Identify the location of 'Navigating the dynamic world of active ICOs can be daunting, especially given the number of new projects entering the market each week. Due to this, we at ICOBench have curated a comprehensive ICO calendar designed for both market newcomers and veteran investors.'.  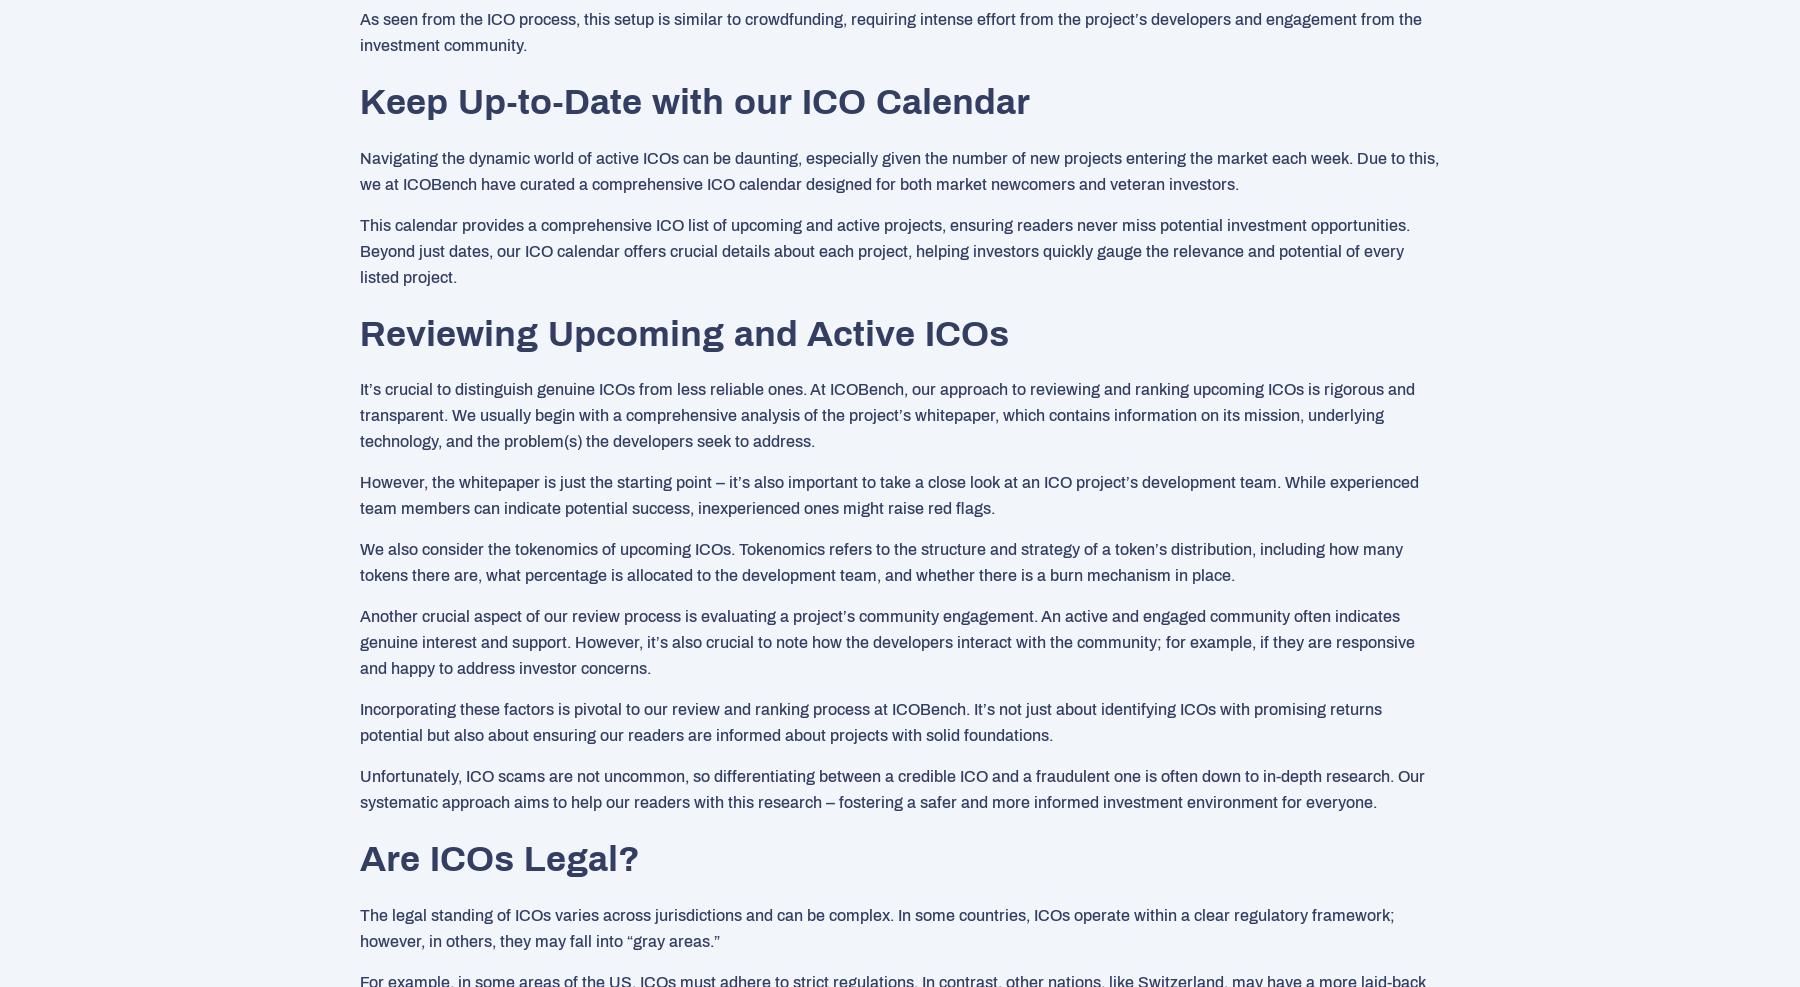
(899, 169).